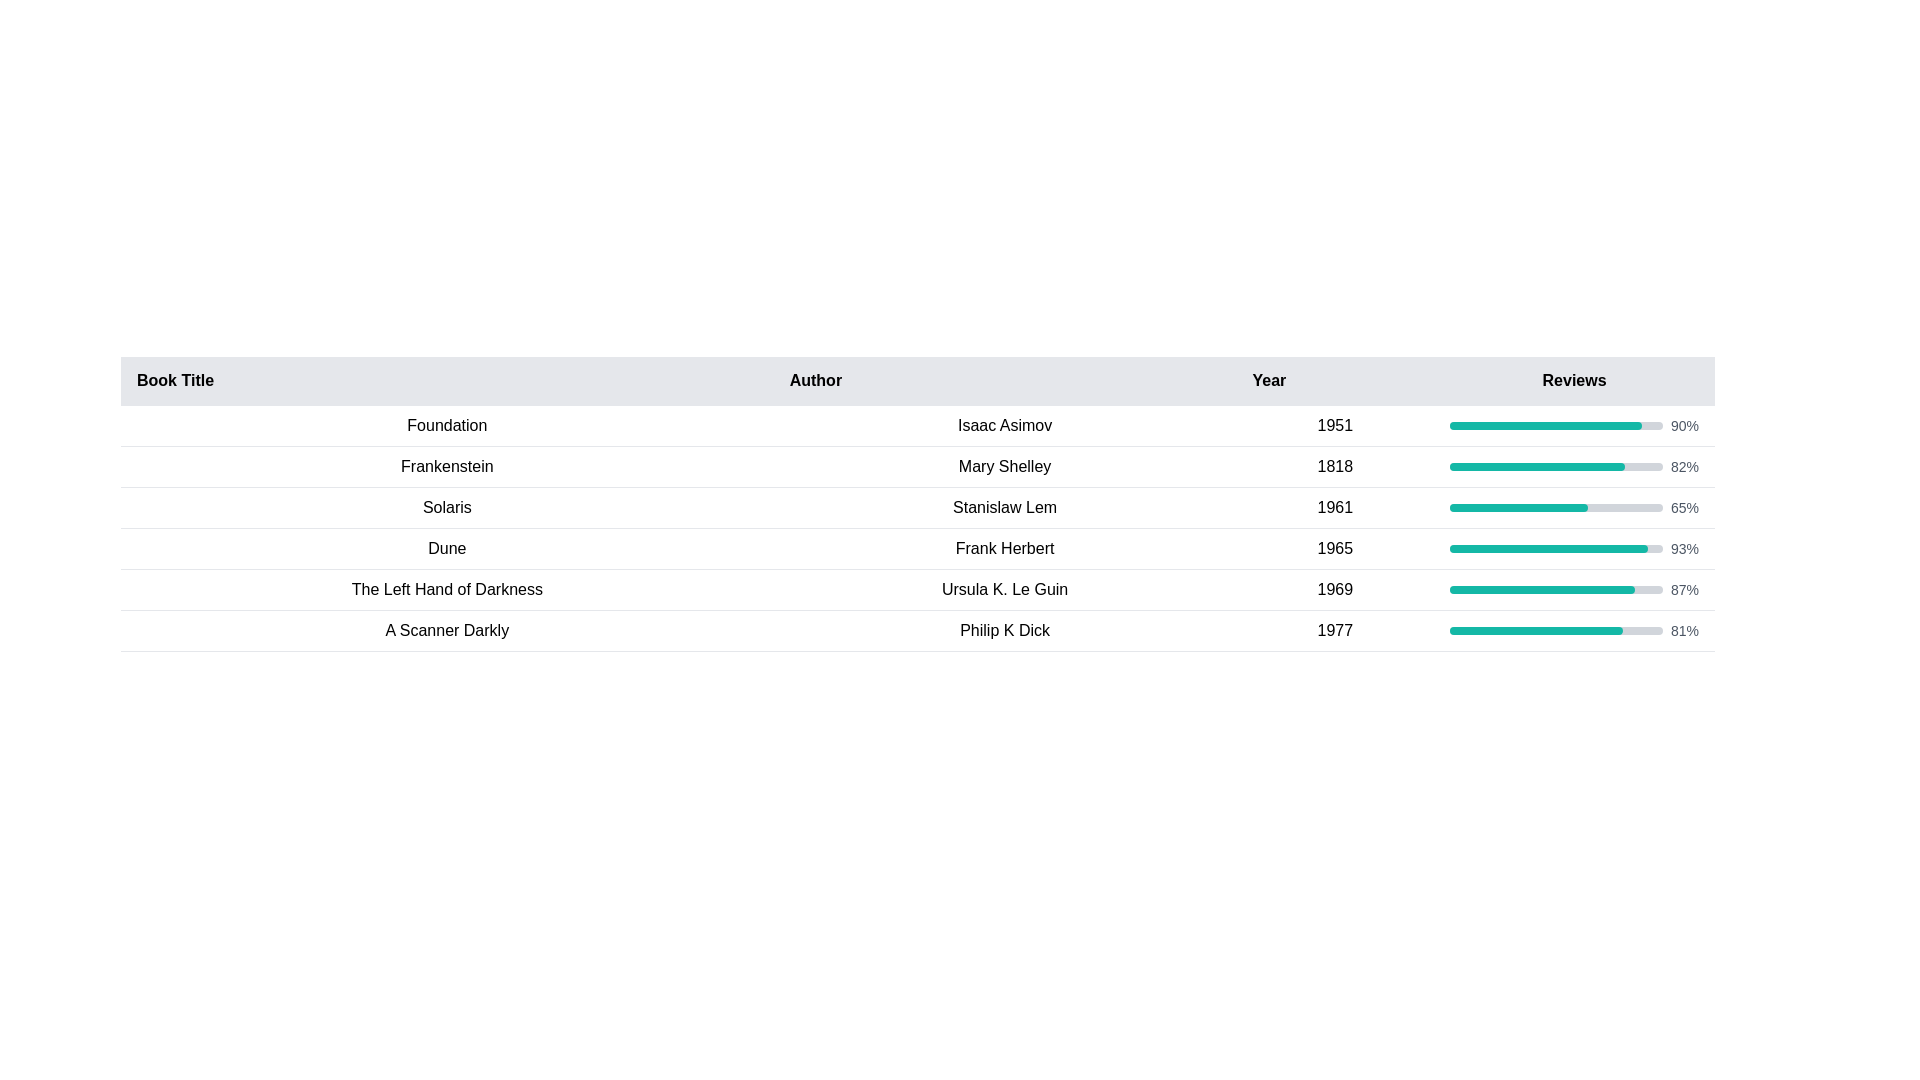 The image size is (1920, 1080). Describe the element at coordinates (1555, 466) in the screenshot. I see `the progress bar in the 'Reviews' column aligned with the book 'Frankenstein', which is filled to approximately 82% and has a teal overlay` at that location.